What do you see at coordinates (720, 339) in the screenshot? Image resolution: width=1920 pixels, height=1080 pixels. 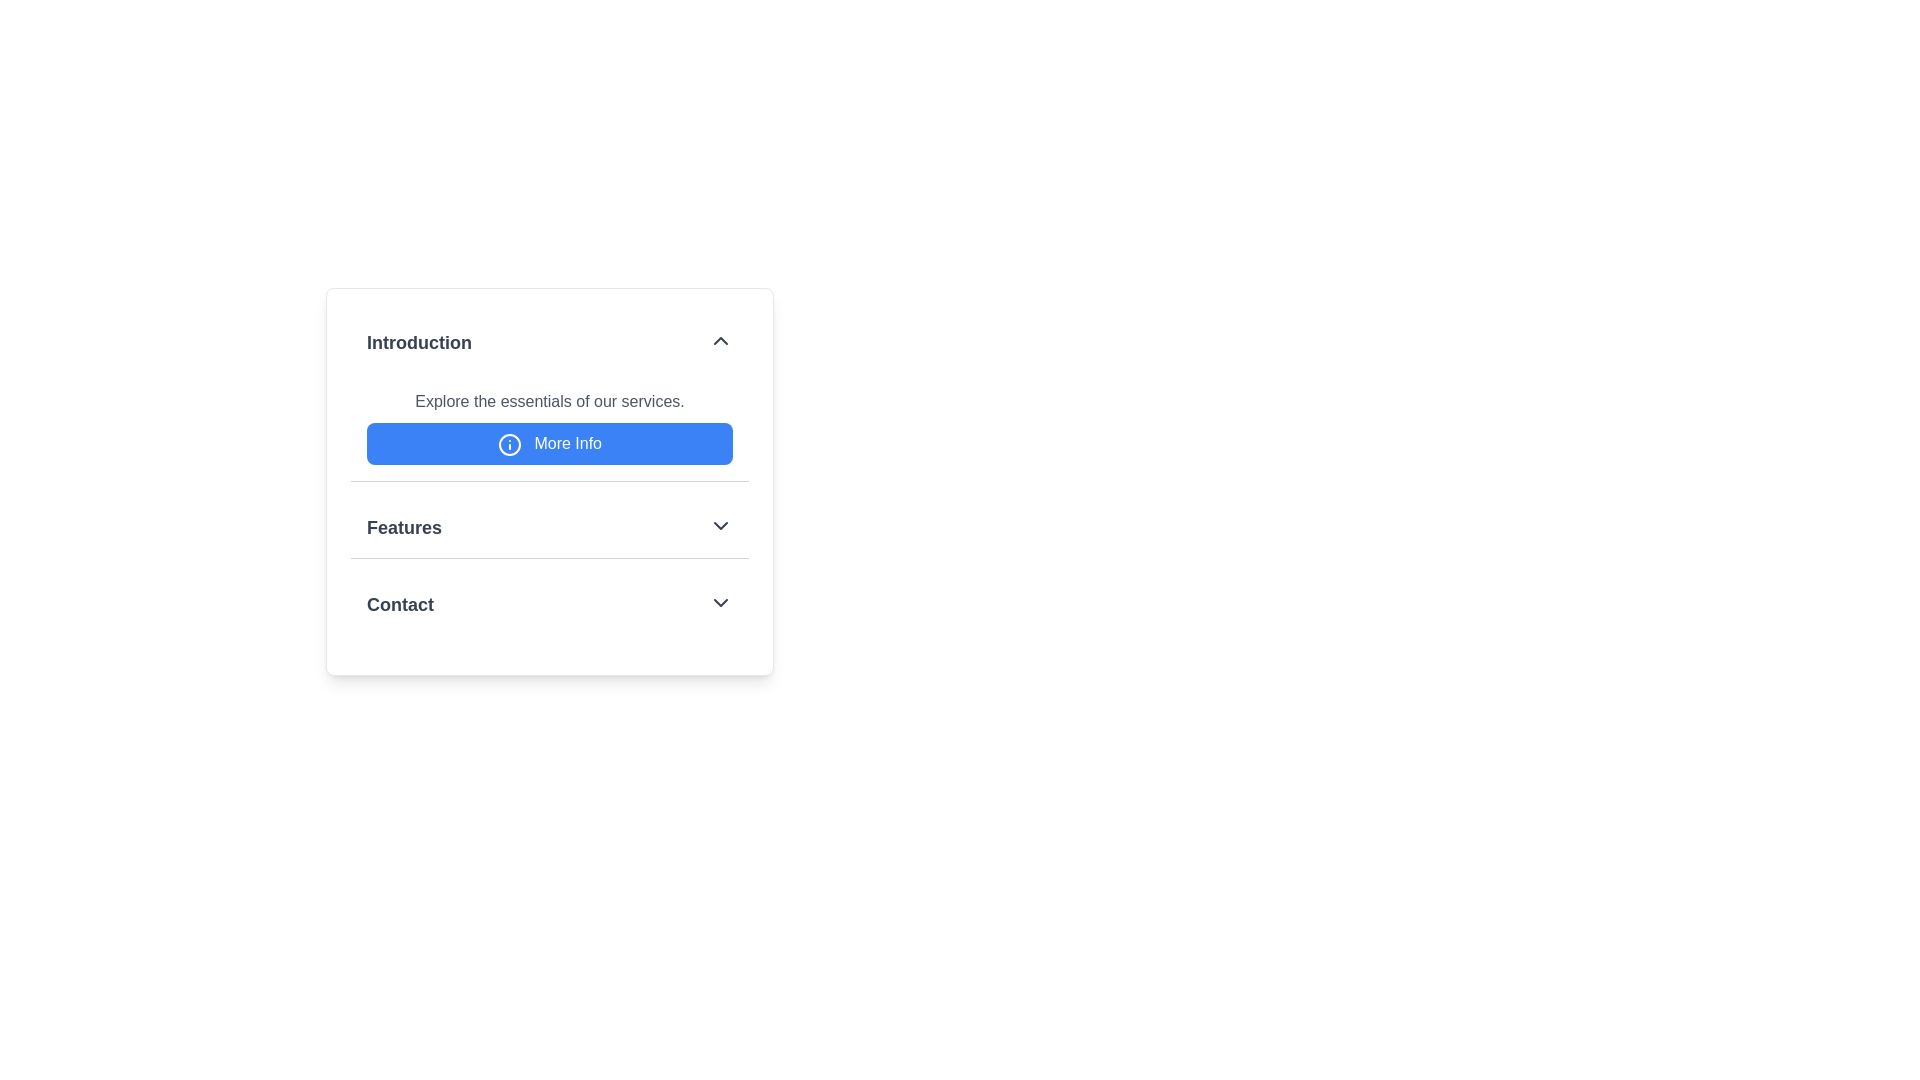 I see `the chevron icon pointing upward located to the far right of the 'Introduction' heading` at bounding box center [720, 339].